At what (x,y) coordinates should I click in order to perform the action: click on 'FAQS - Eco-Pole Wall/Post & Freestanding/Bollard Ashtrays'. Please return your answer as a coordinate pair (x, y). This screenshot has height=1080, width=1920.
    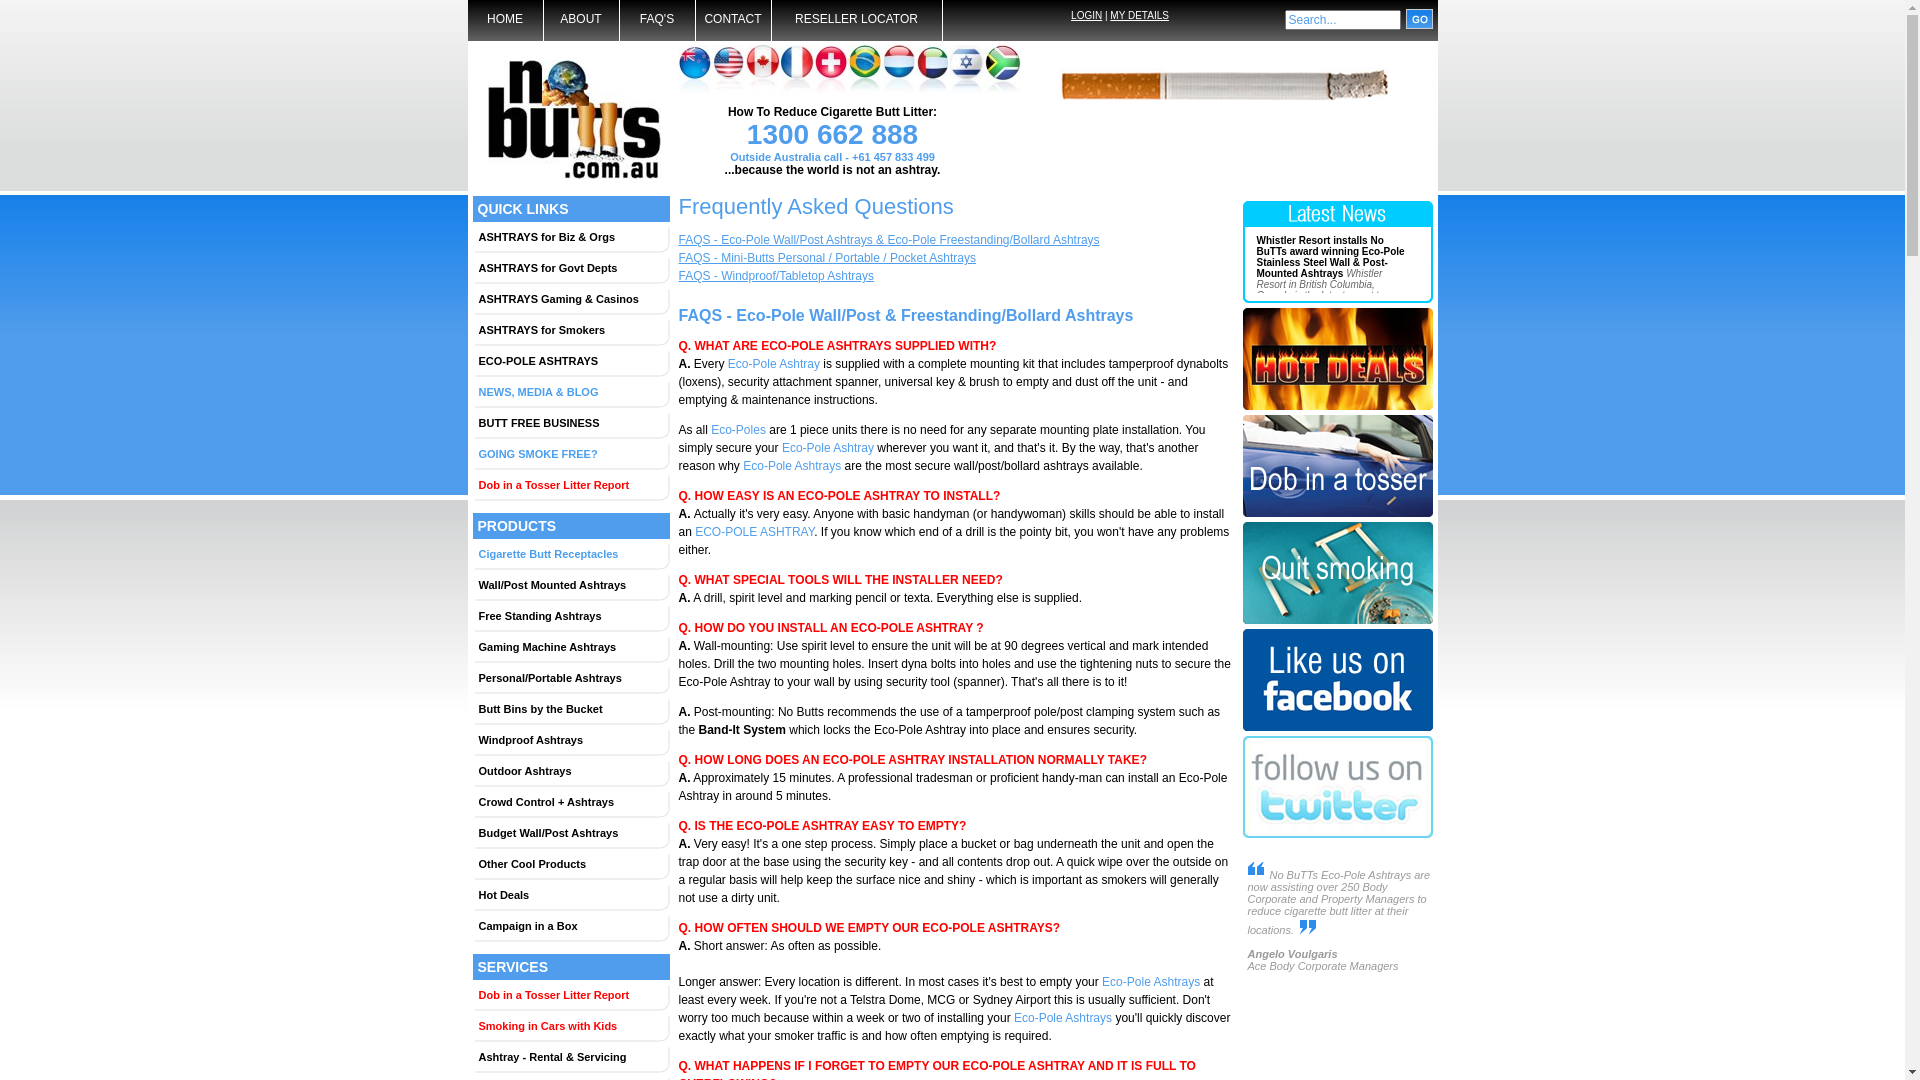
    Looking at the image, I should click on (904, 315).